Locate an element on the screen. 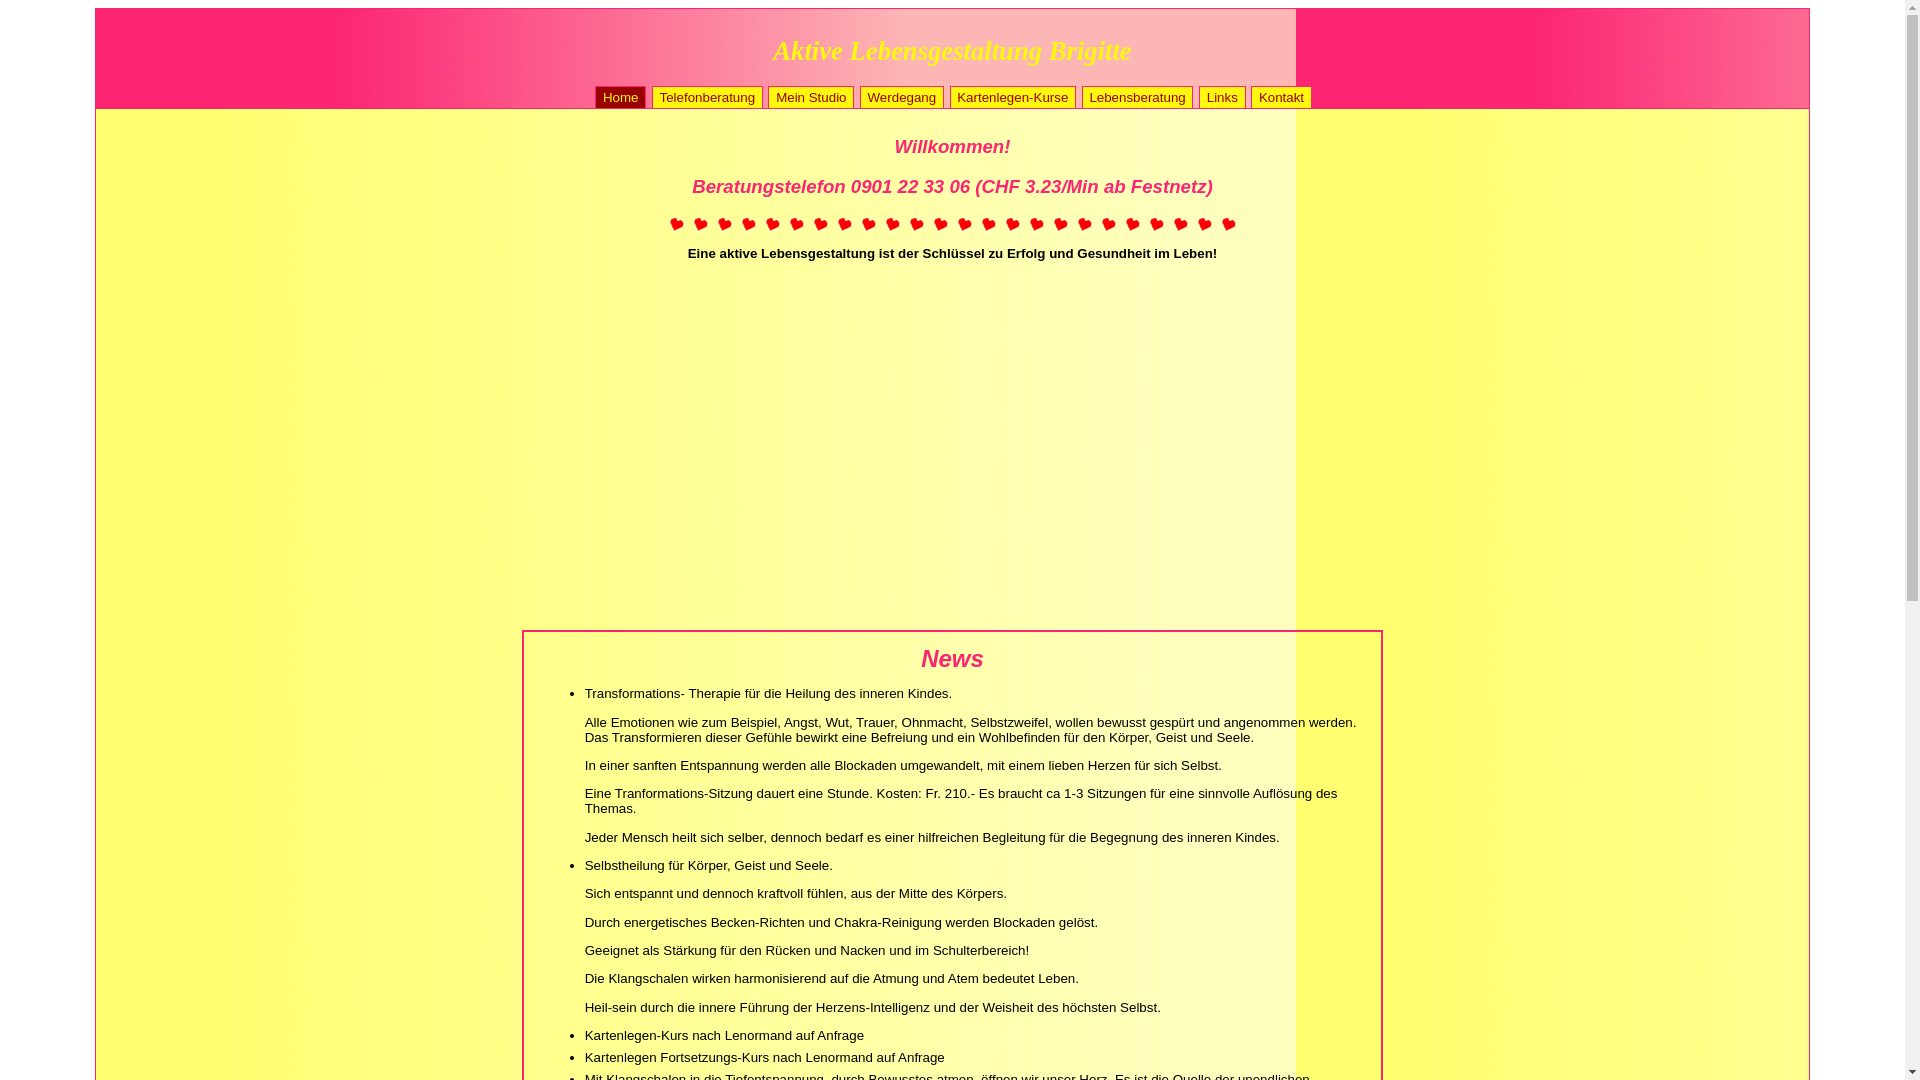 The width and height of the screenshot is (1920, 1080). 'Kartenlegen-Kurse' is located at coordinates (1012, 96).